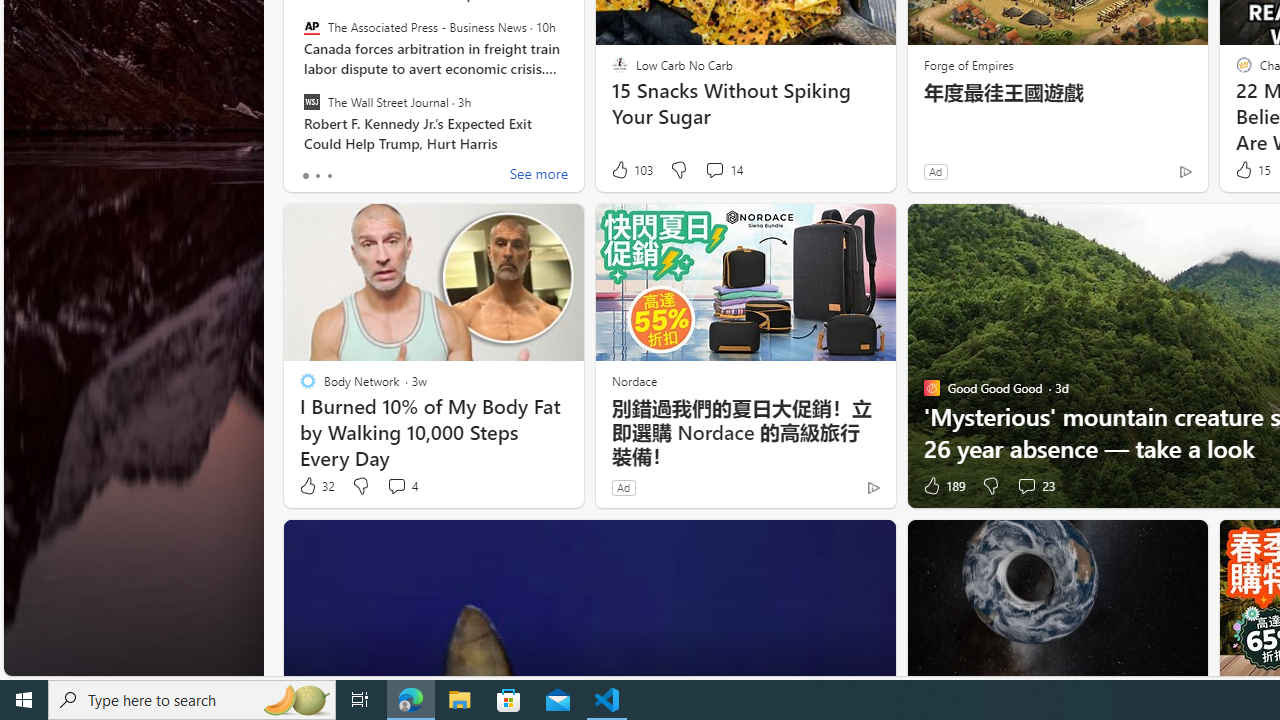 This screenshot has height=720, width=1280. Describe the element at coordinates (606, 698) in the screenshot. I see `'Visual Studio Code - 1 running window'` at that location.